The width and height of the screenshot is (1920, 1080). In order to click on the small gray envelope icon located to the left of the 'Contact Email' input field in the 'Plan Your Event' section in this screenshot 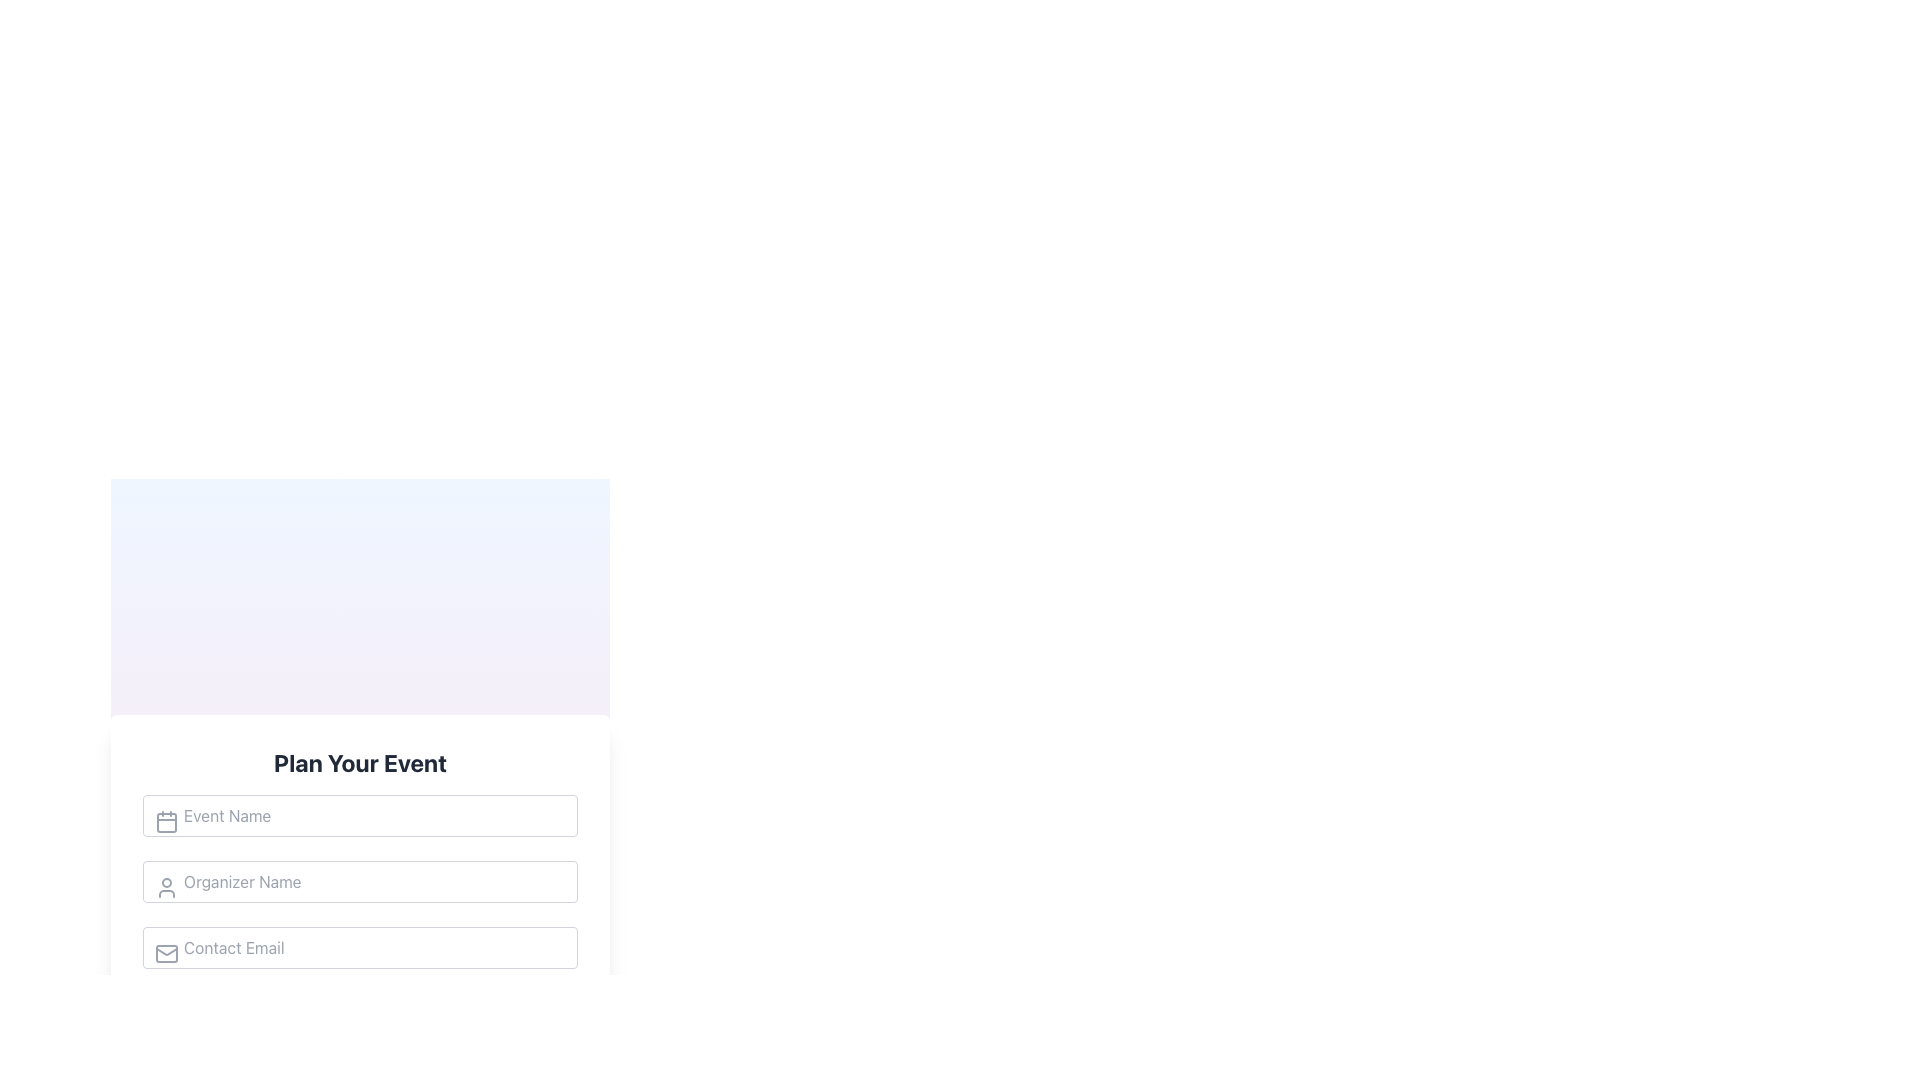, I will do `click(167, 952)`.